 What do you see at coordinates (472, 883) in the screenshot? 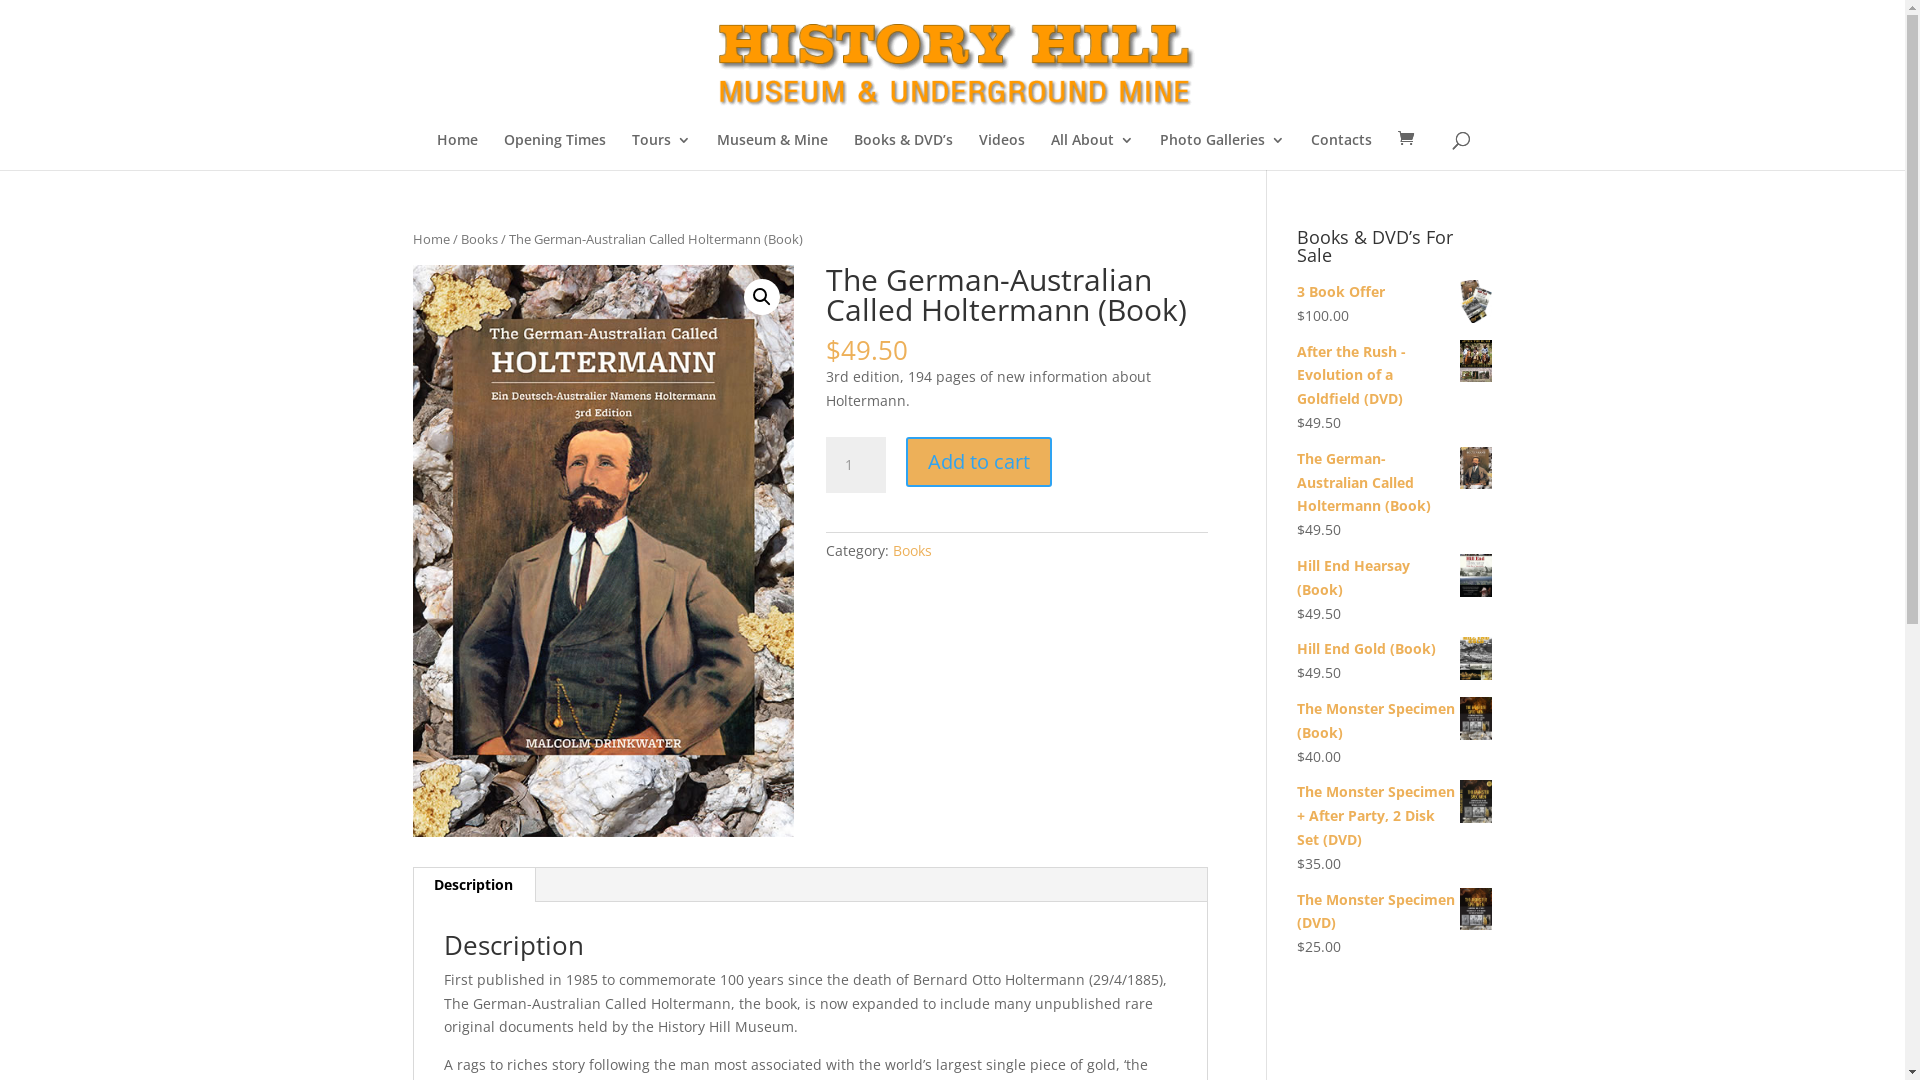
I see `'Description'` at bounding box center [472, 883].